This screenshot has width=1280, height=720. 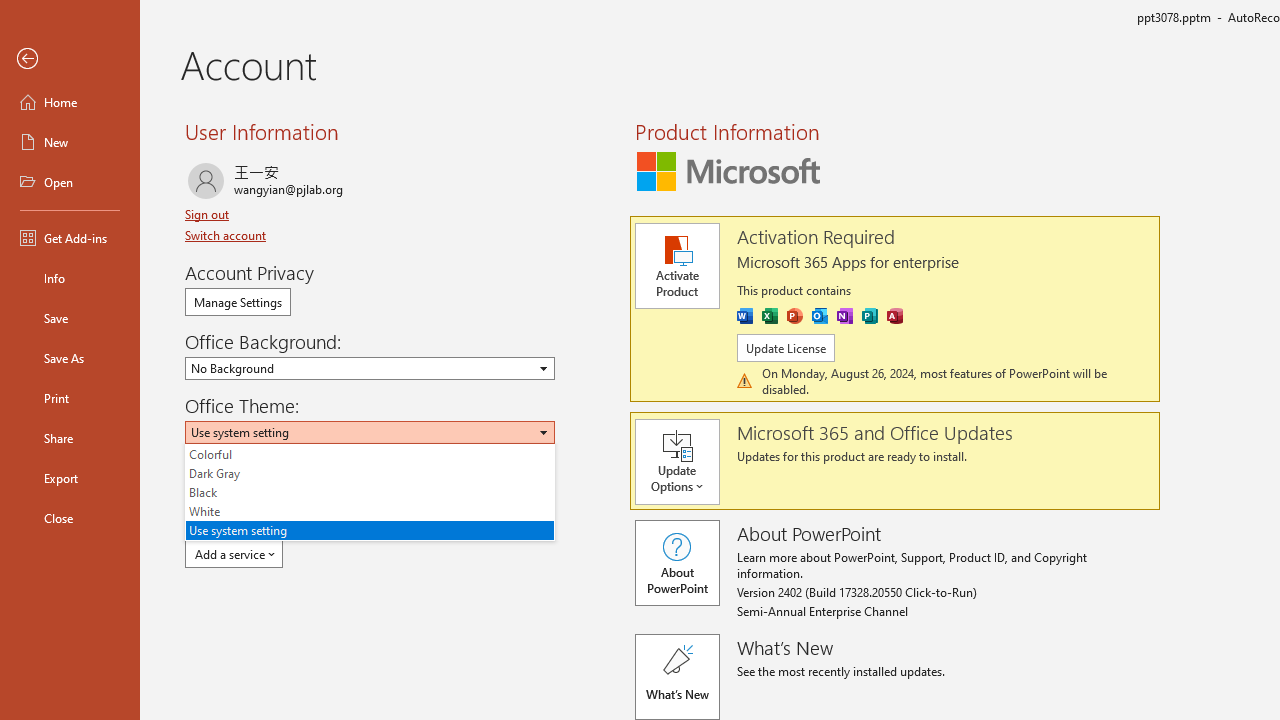 I want to click on 'OneNote', so click(x=844, y=315).